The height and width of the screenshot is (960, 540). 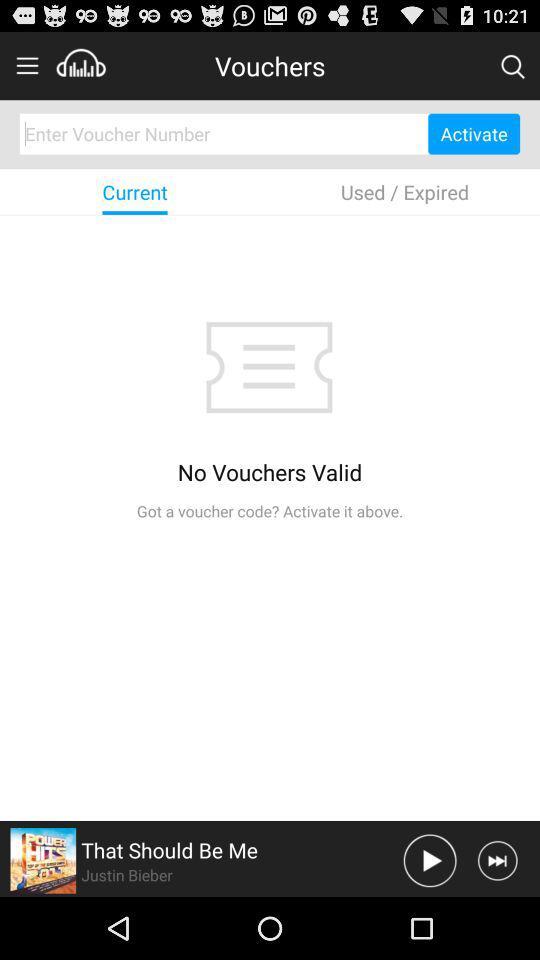 I want to click on the play icon, so click(x=429, y=921).